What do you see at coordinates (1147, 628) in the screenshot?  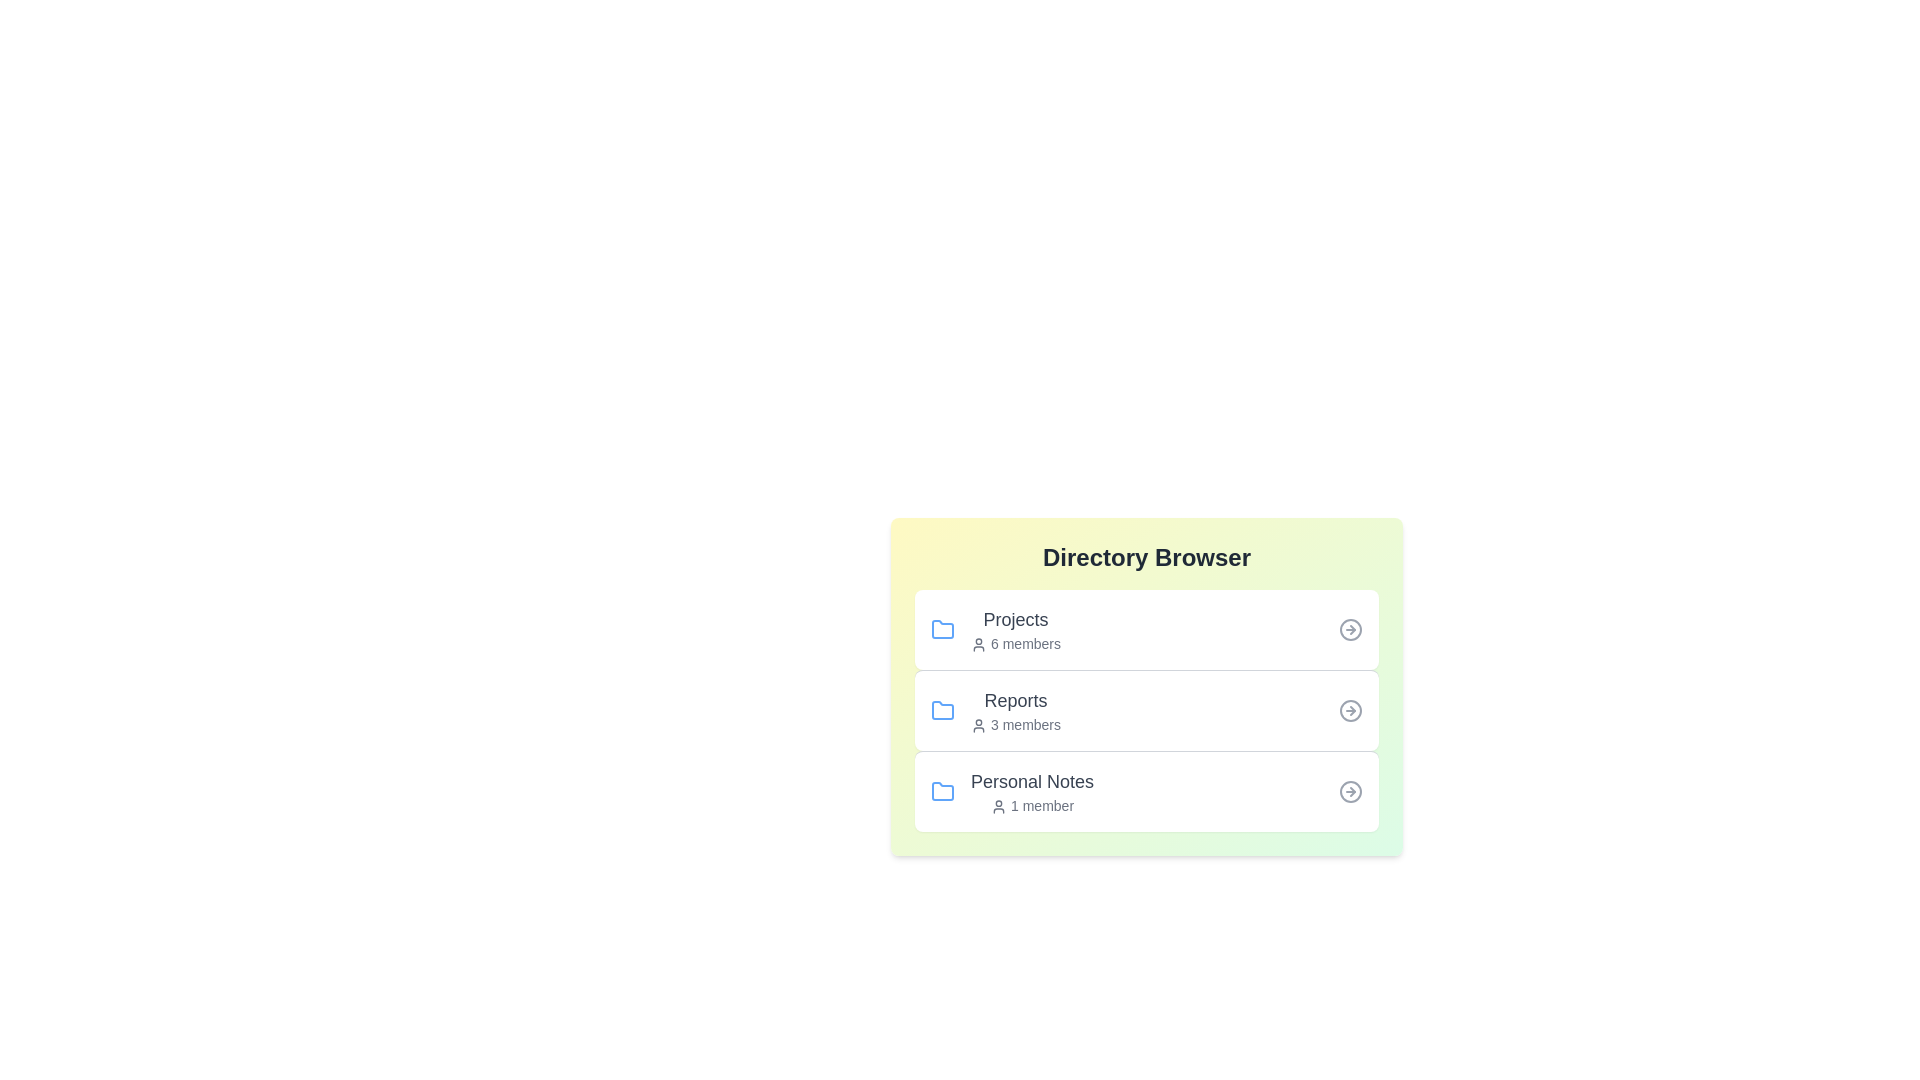 I see `the list item corresponding to Projects` at bounding box center [1147, 628].